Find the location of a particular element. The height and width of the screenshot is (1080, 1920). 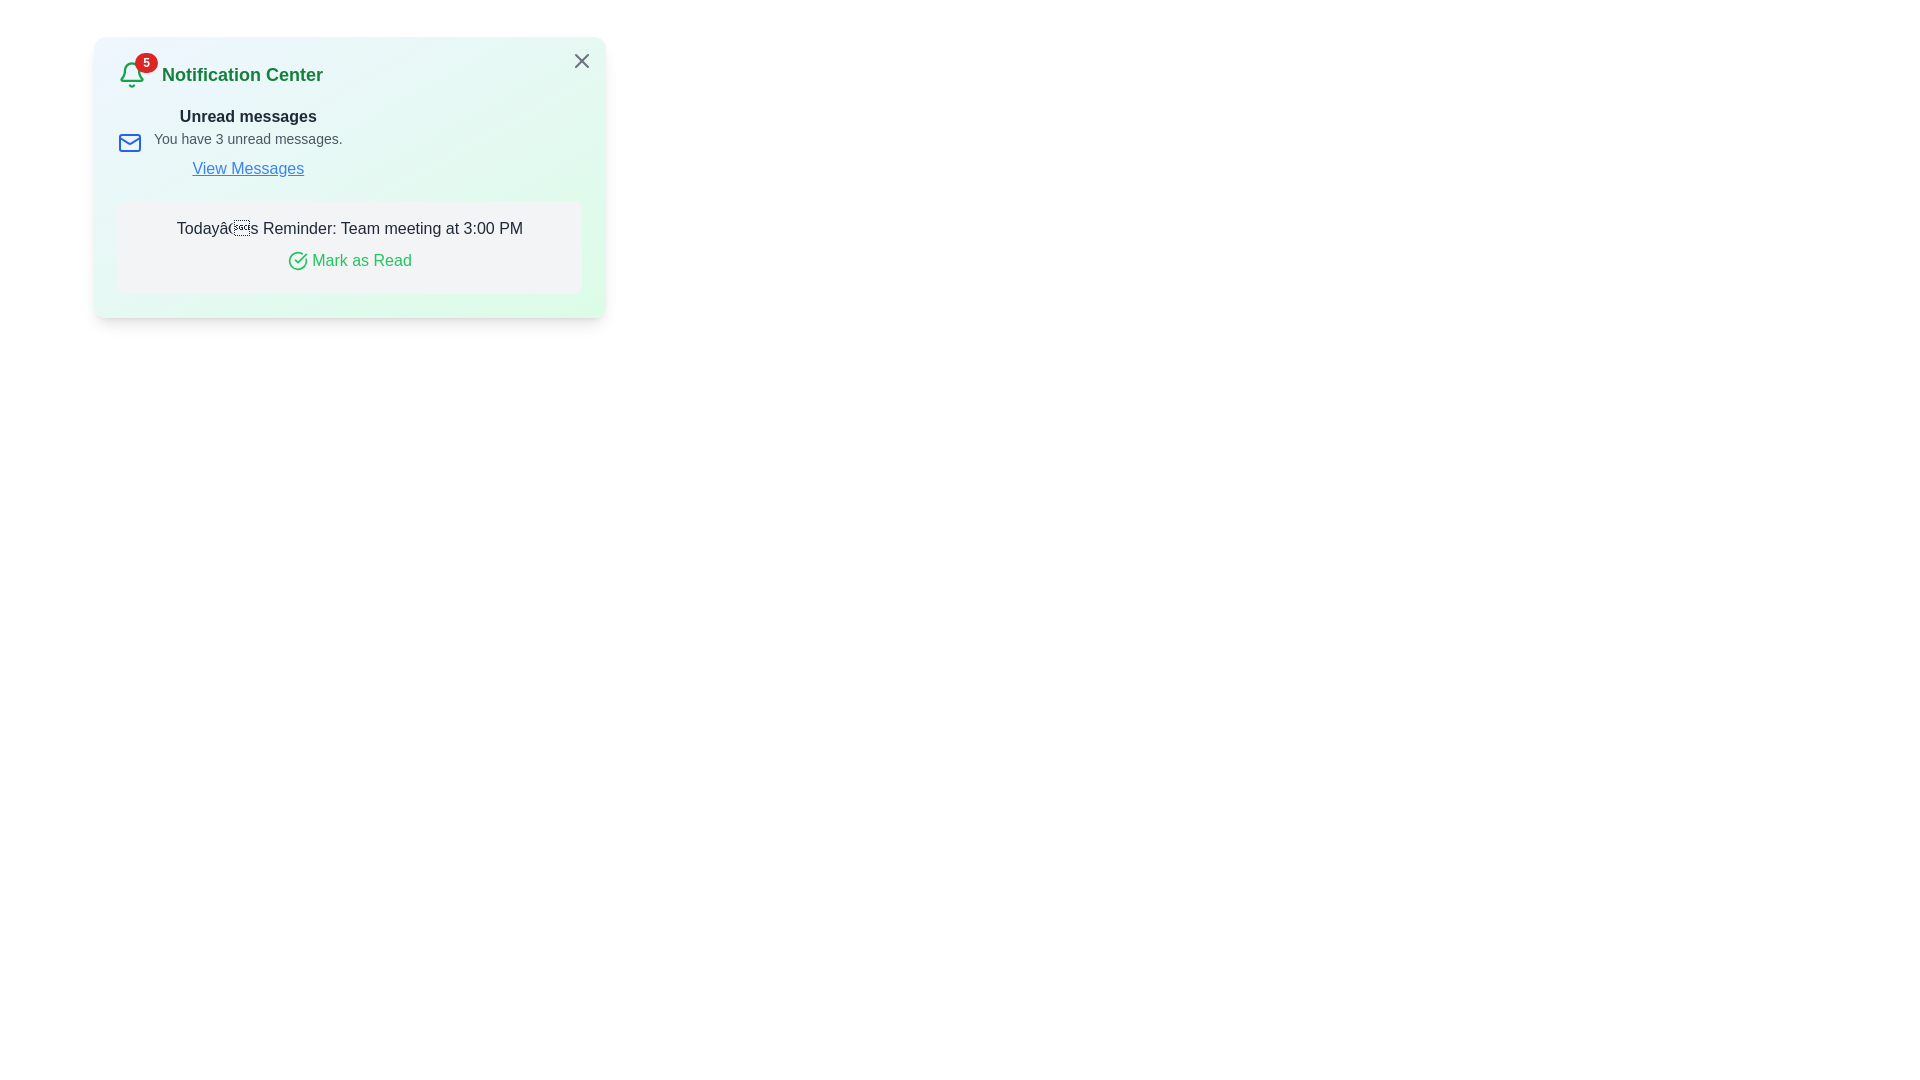

the SVG rectangle element representing part of a mail icon, located in the notification center view, left of the 'Unread messages' text is located at coordinates (128, 141).